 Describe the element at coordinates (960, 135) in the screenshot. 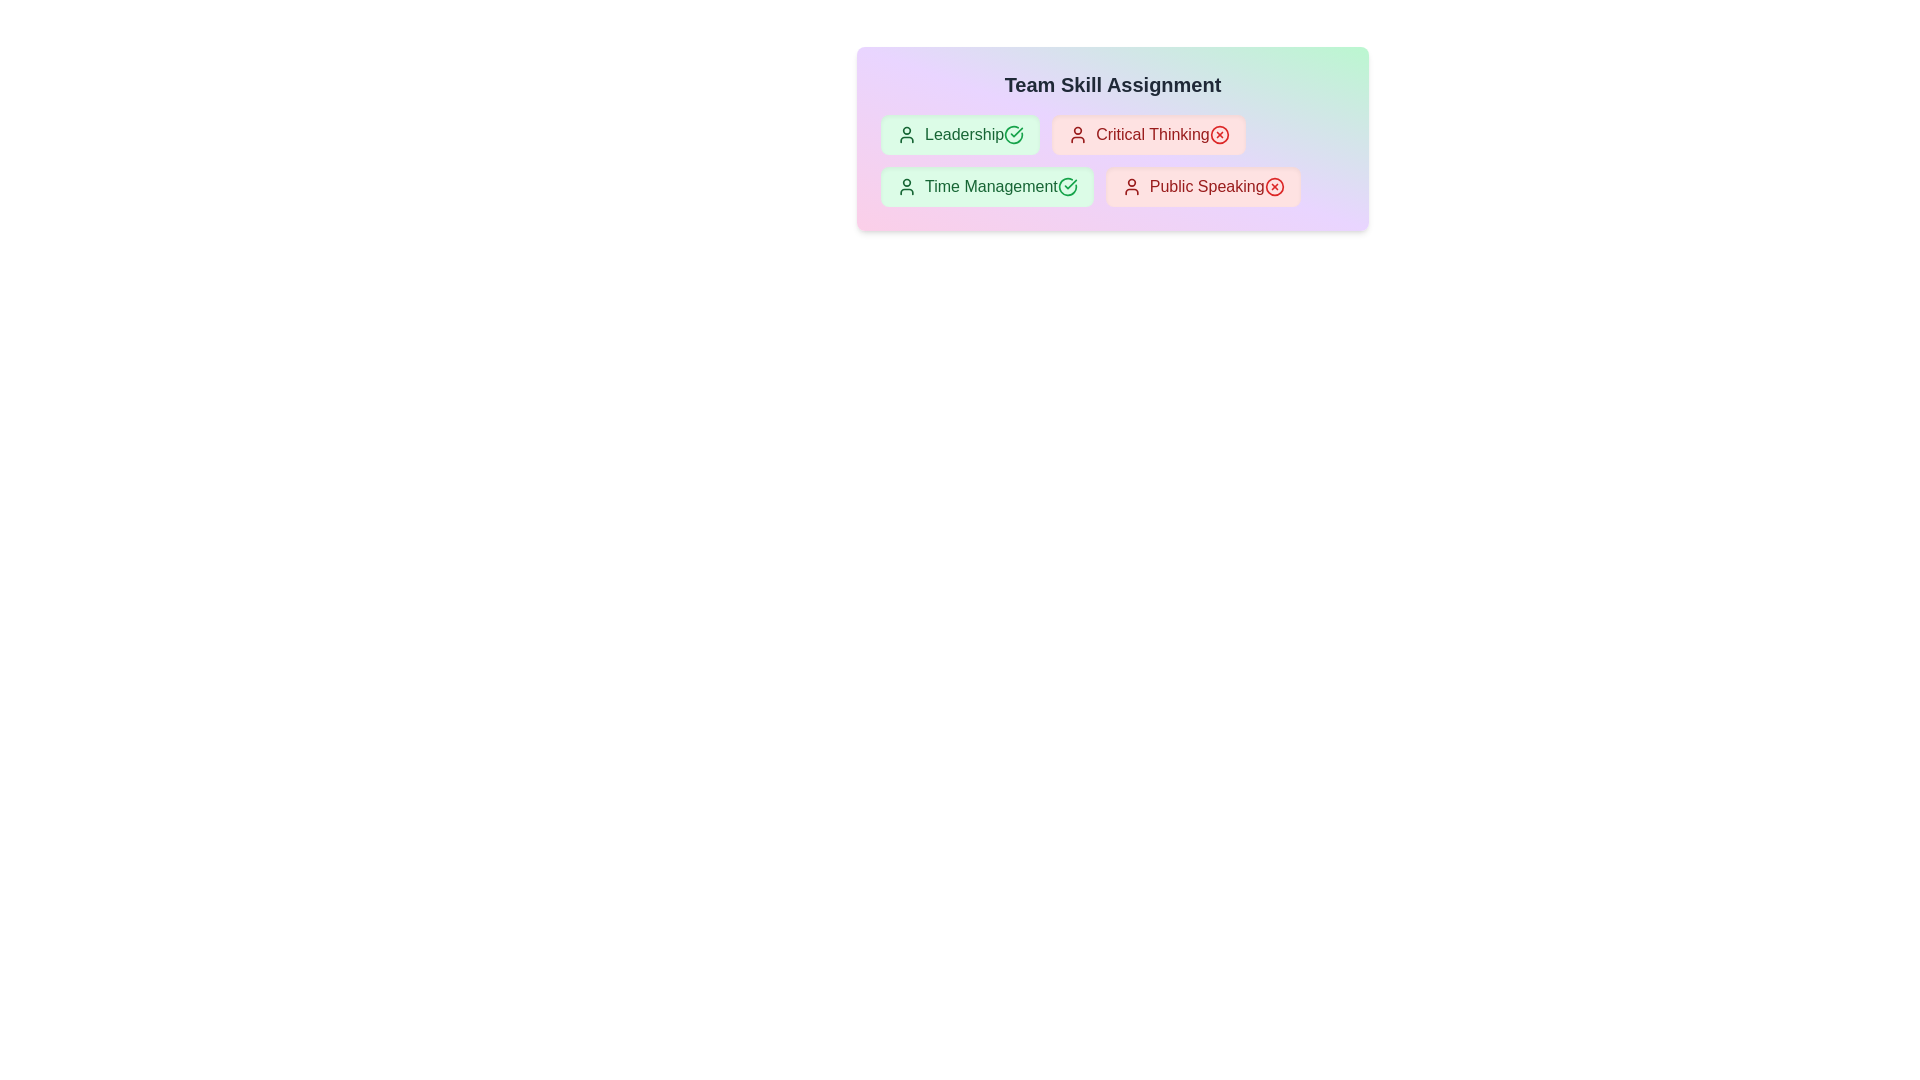

I see `the assigned and unassigned skills based on their color coding` at that location.